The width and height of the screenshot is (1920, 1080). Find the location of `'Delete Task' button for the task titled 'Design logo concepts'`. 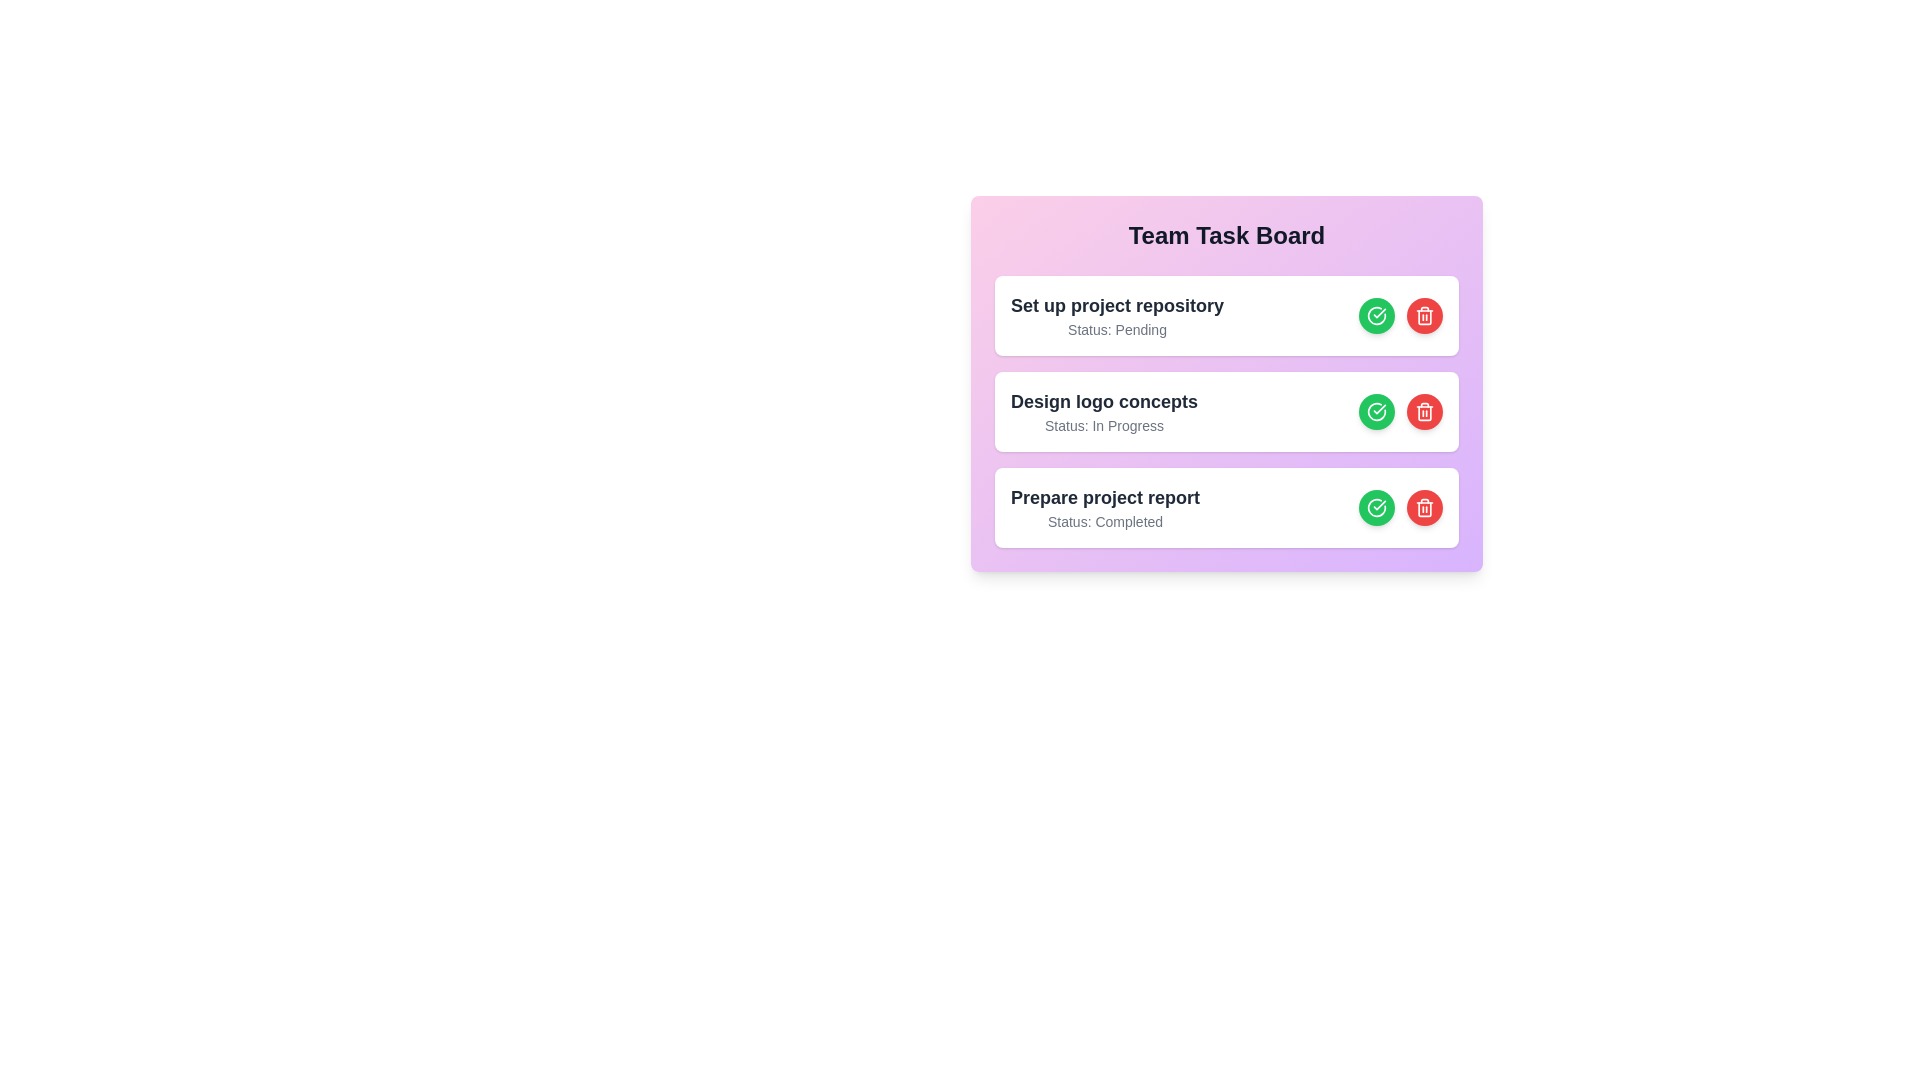

'Delete Task' button for the task titled 'Design logo concepts' is located at coordinates (1424, 411).